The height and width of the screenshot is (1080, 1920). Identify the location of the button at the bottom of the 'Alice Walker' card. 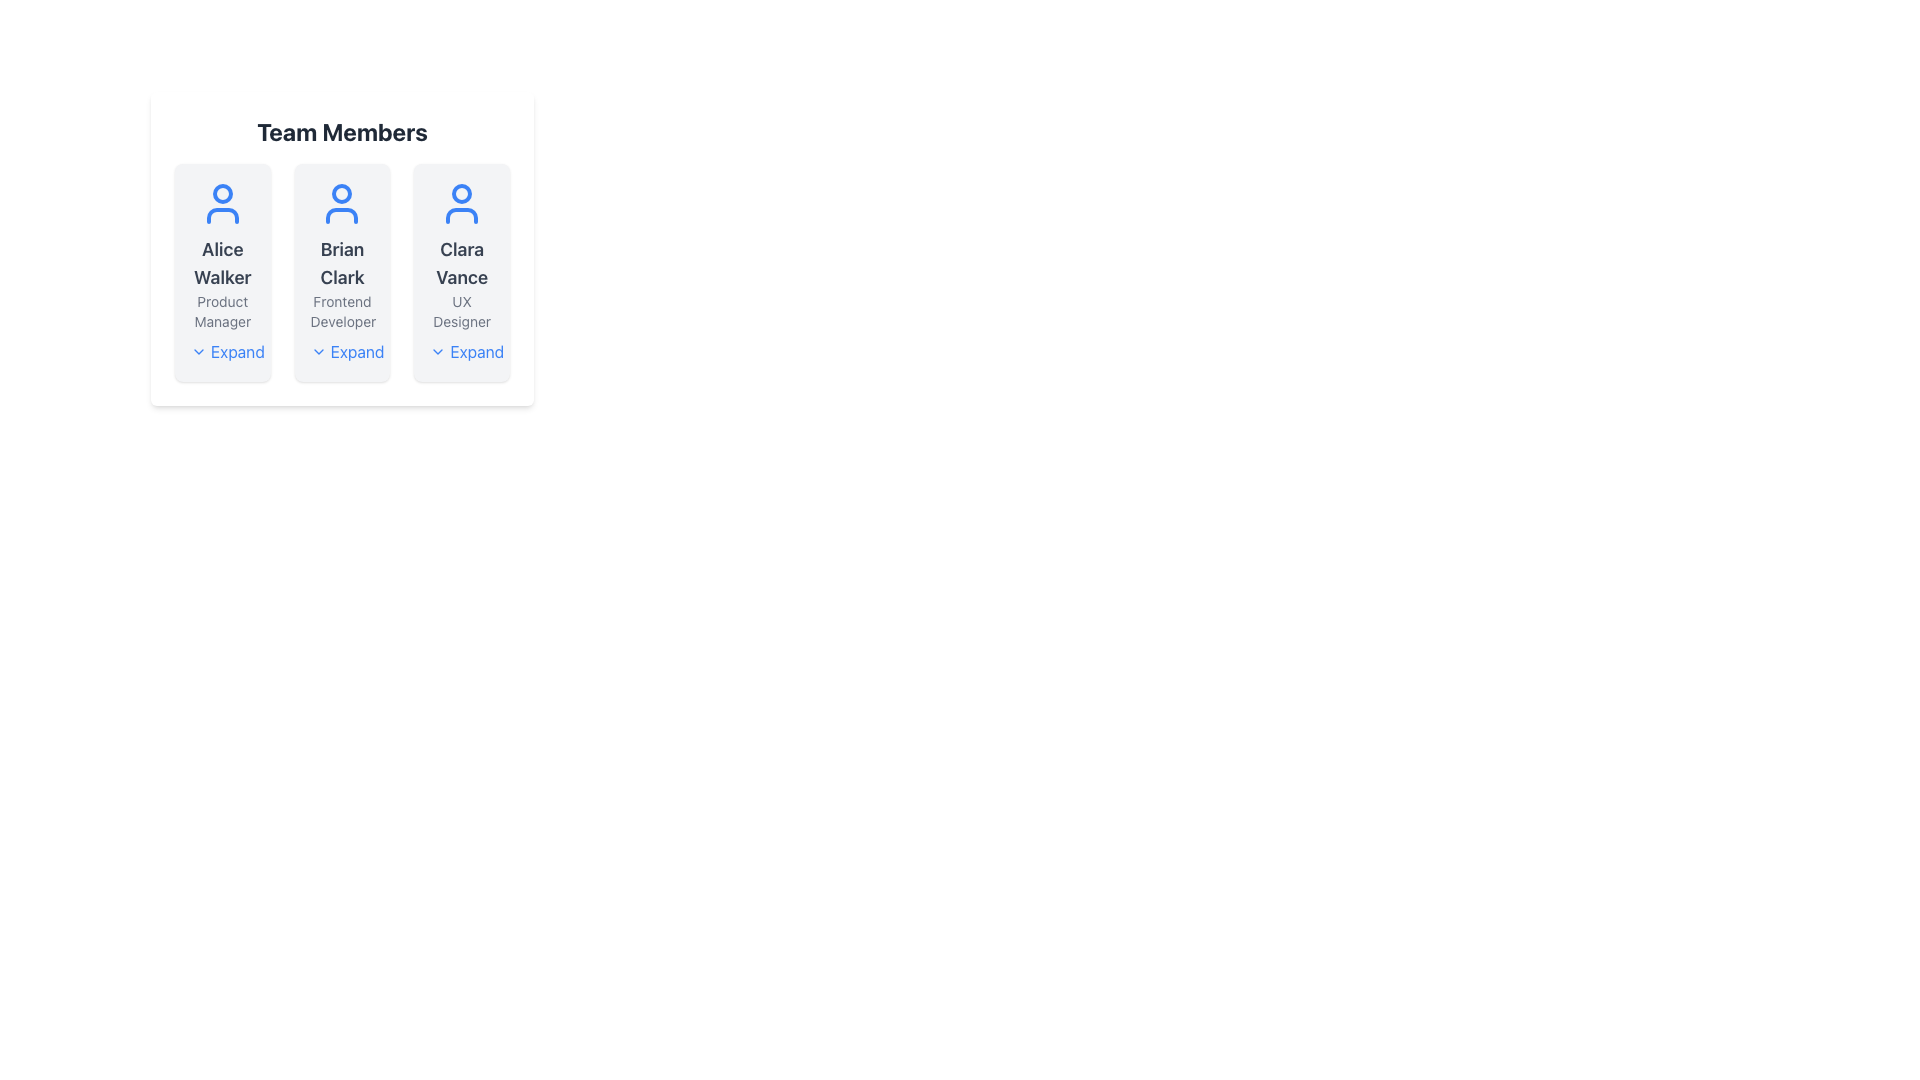
(227, 350).